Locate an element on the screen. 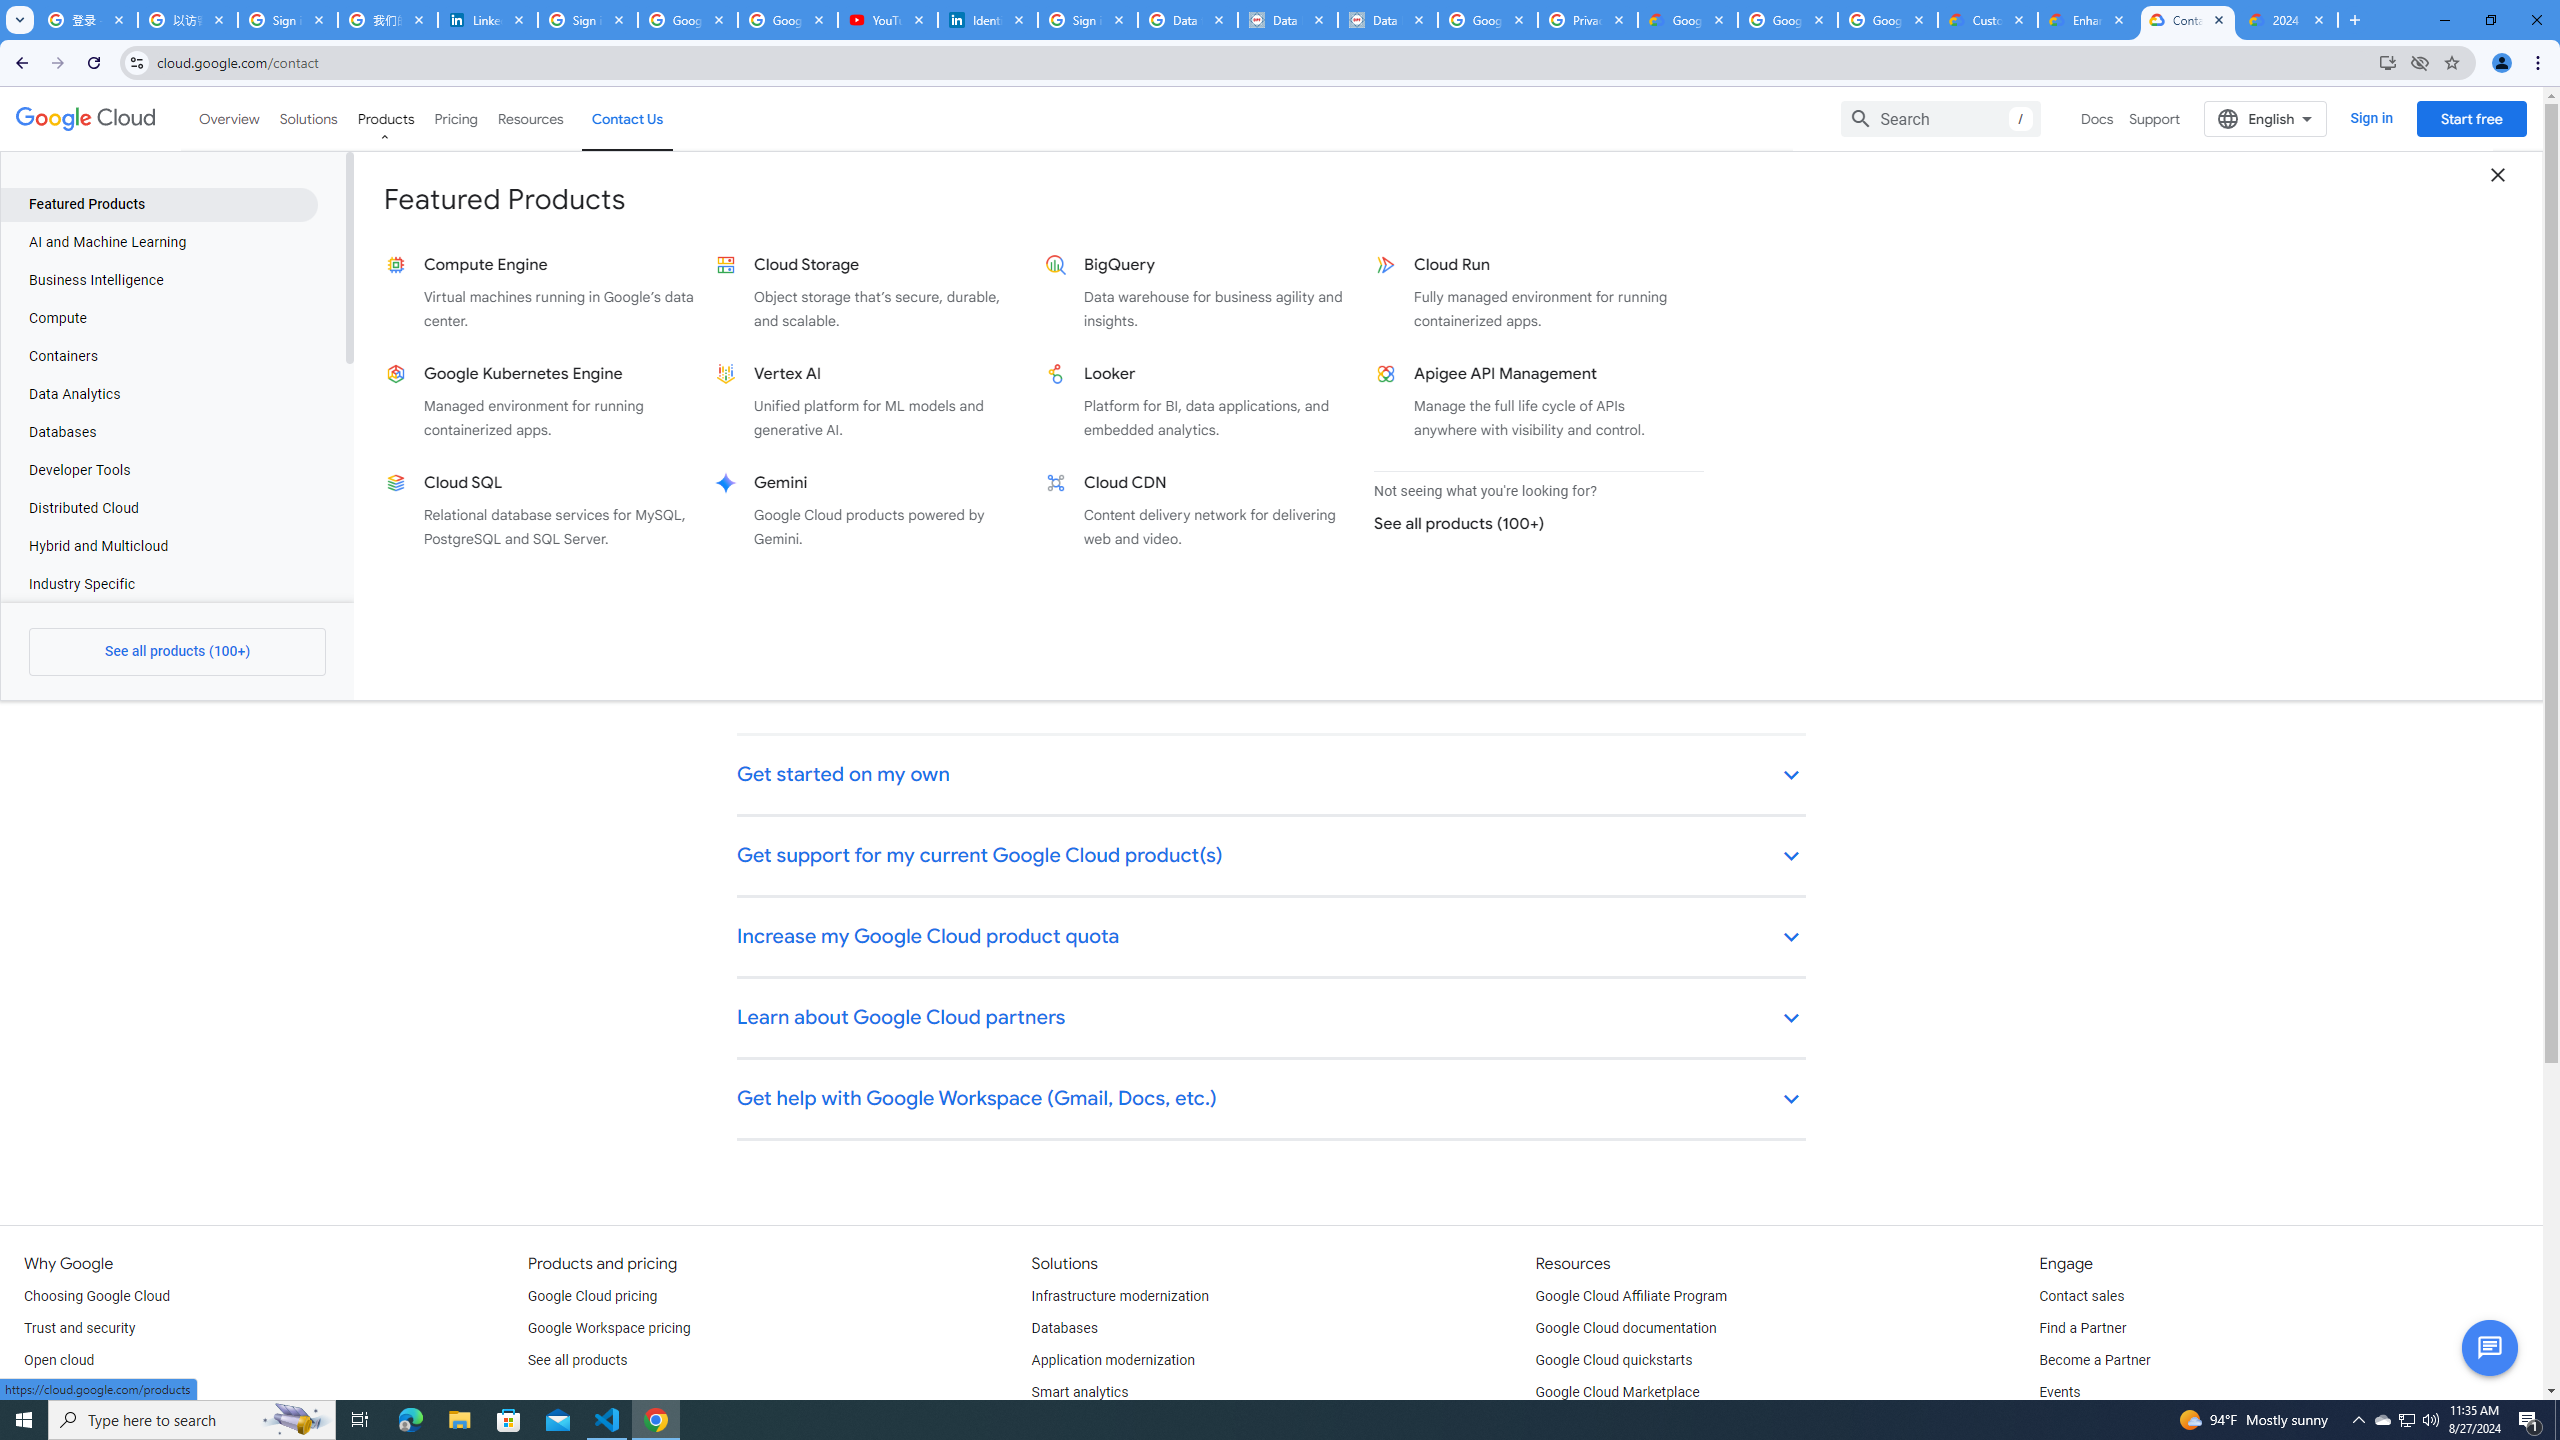  'Data Privacy Framework' is located at coordinates (1386, 19).